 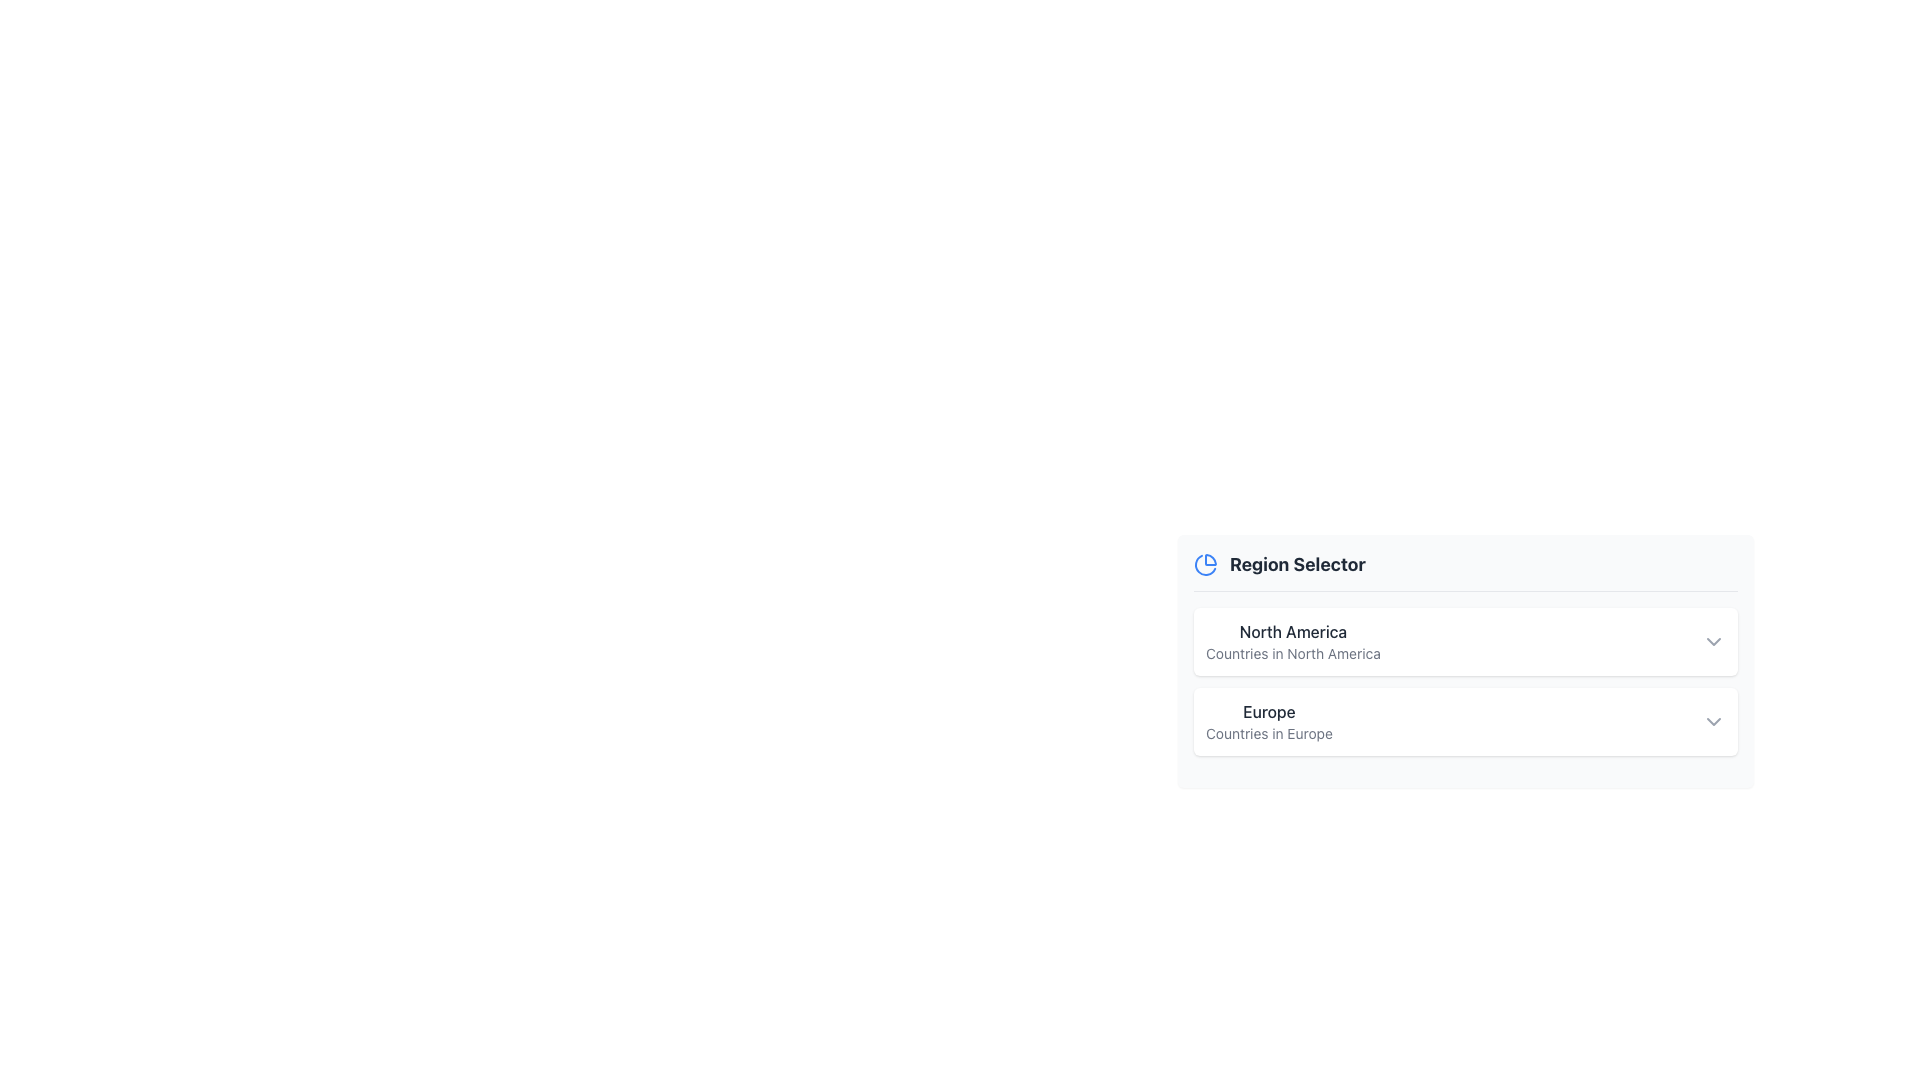 What do you see at coordinates (1268, 711) in the screenshot?
I see `the static text label containing the word 'Europe', which is styled in bold and medium-weight font, located in the 'Region Selector' section above the description 'Countries in Europe'` at bounding box center [1268, 711].